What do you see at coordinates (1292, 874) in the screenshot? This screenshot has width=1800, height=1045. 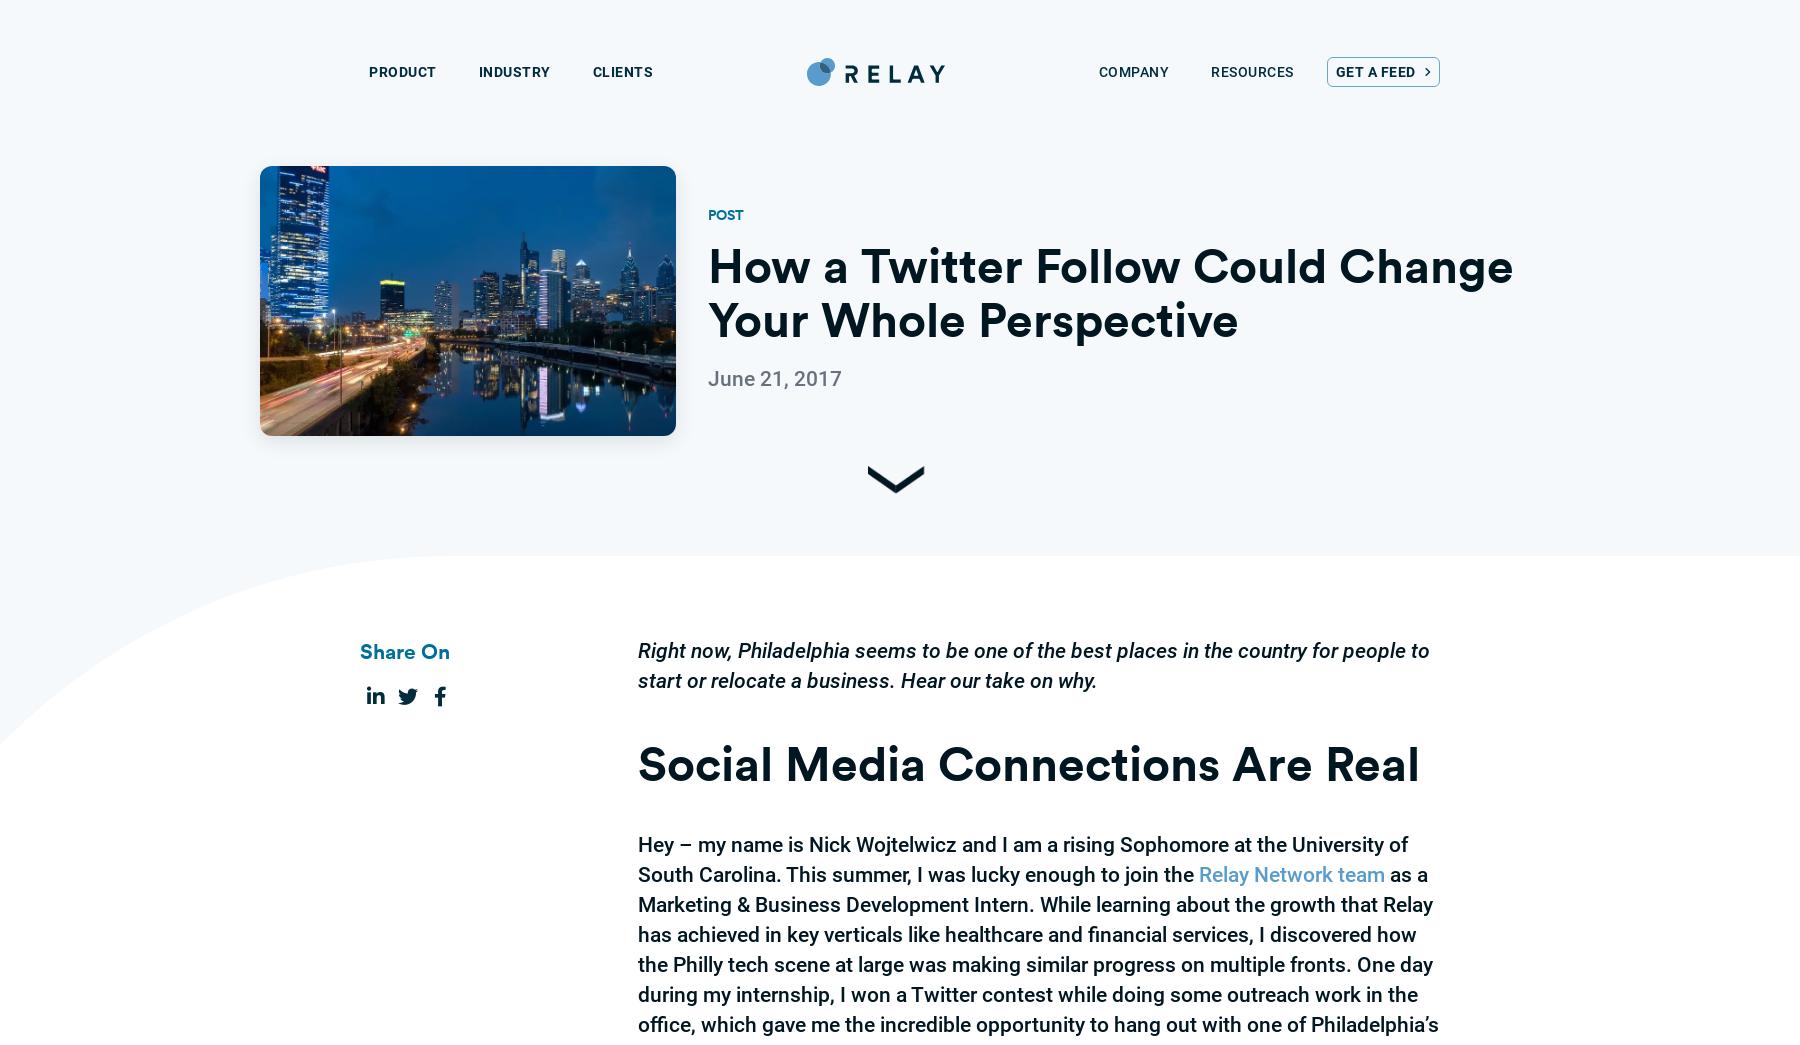 I see `'Relay Network team'` at bounding box center [1292, 874].